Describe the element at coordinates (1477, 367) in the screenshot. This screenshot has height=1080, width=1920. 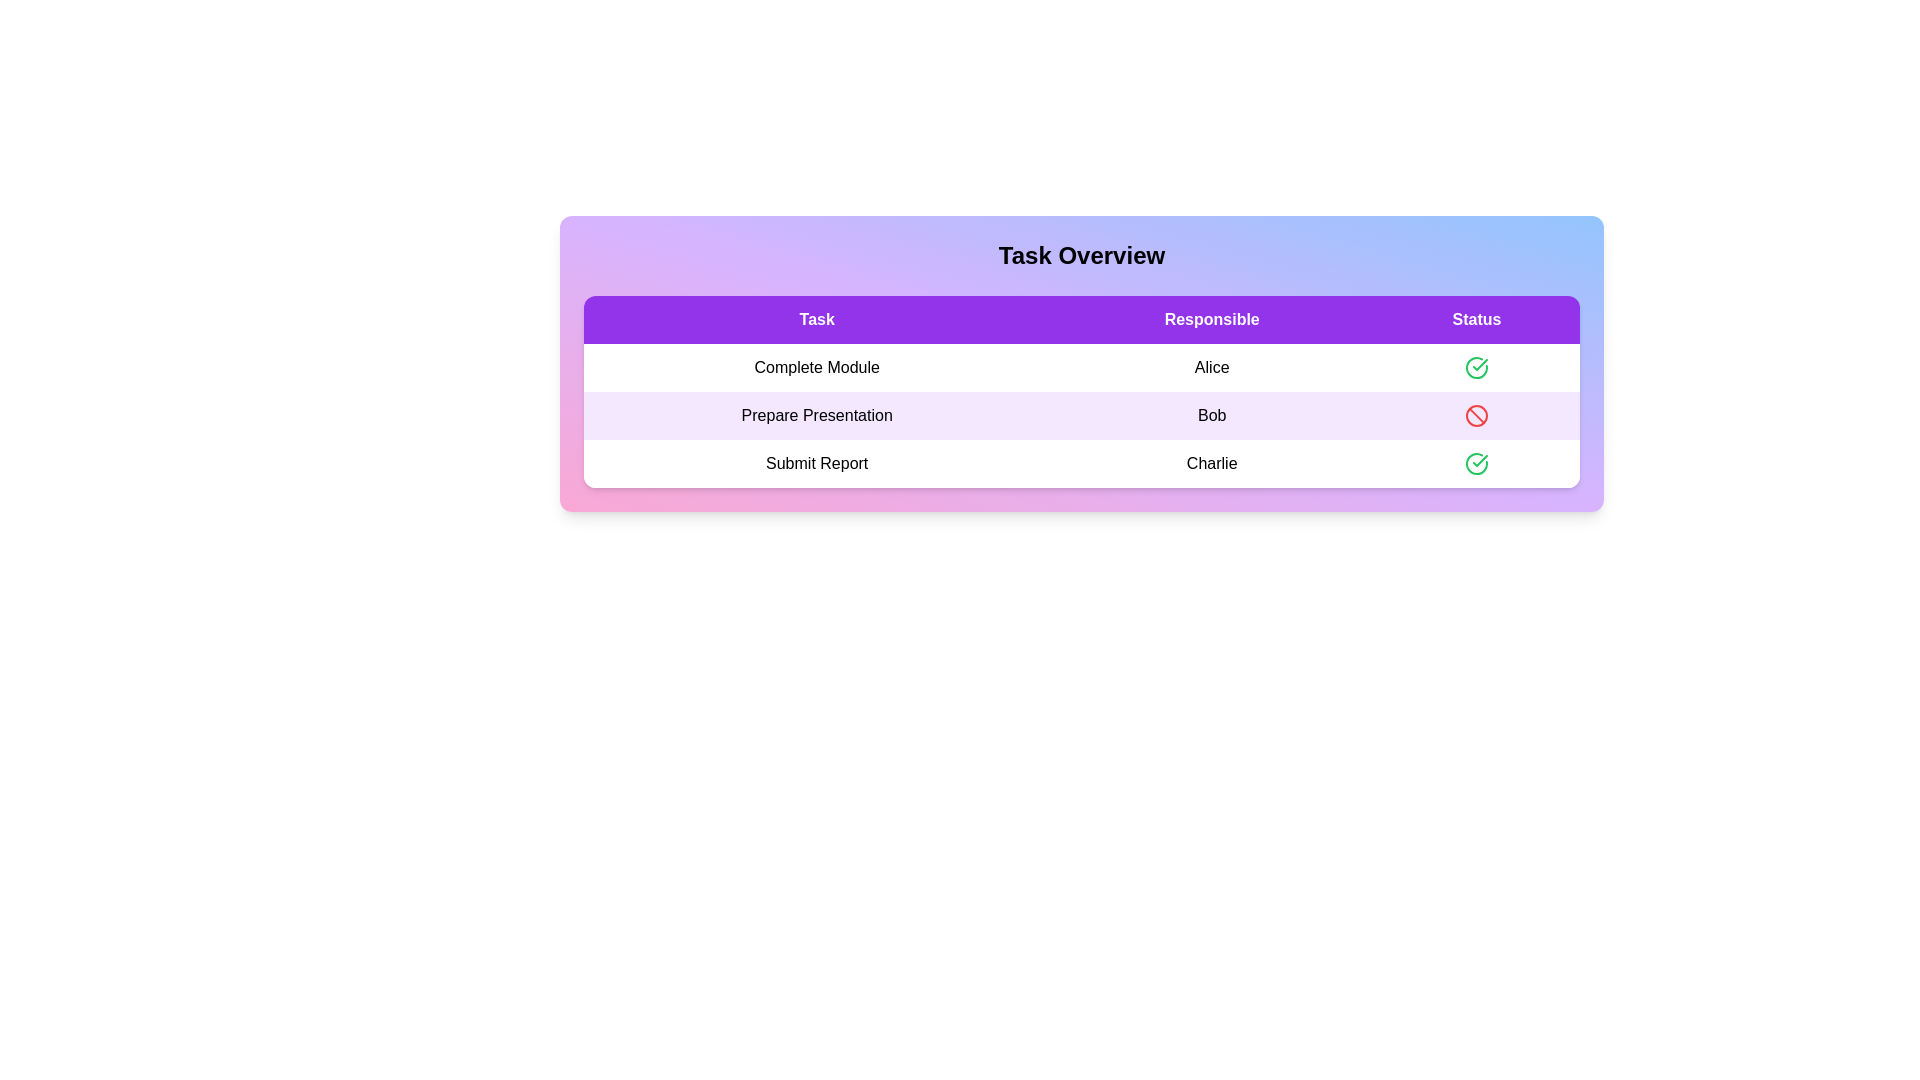
I see `the green circular icon with a checkmark inside, located` at that location.